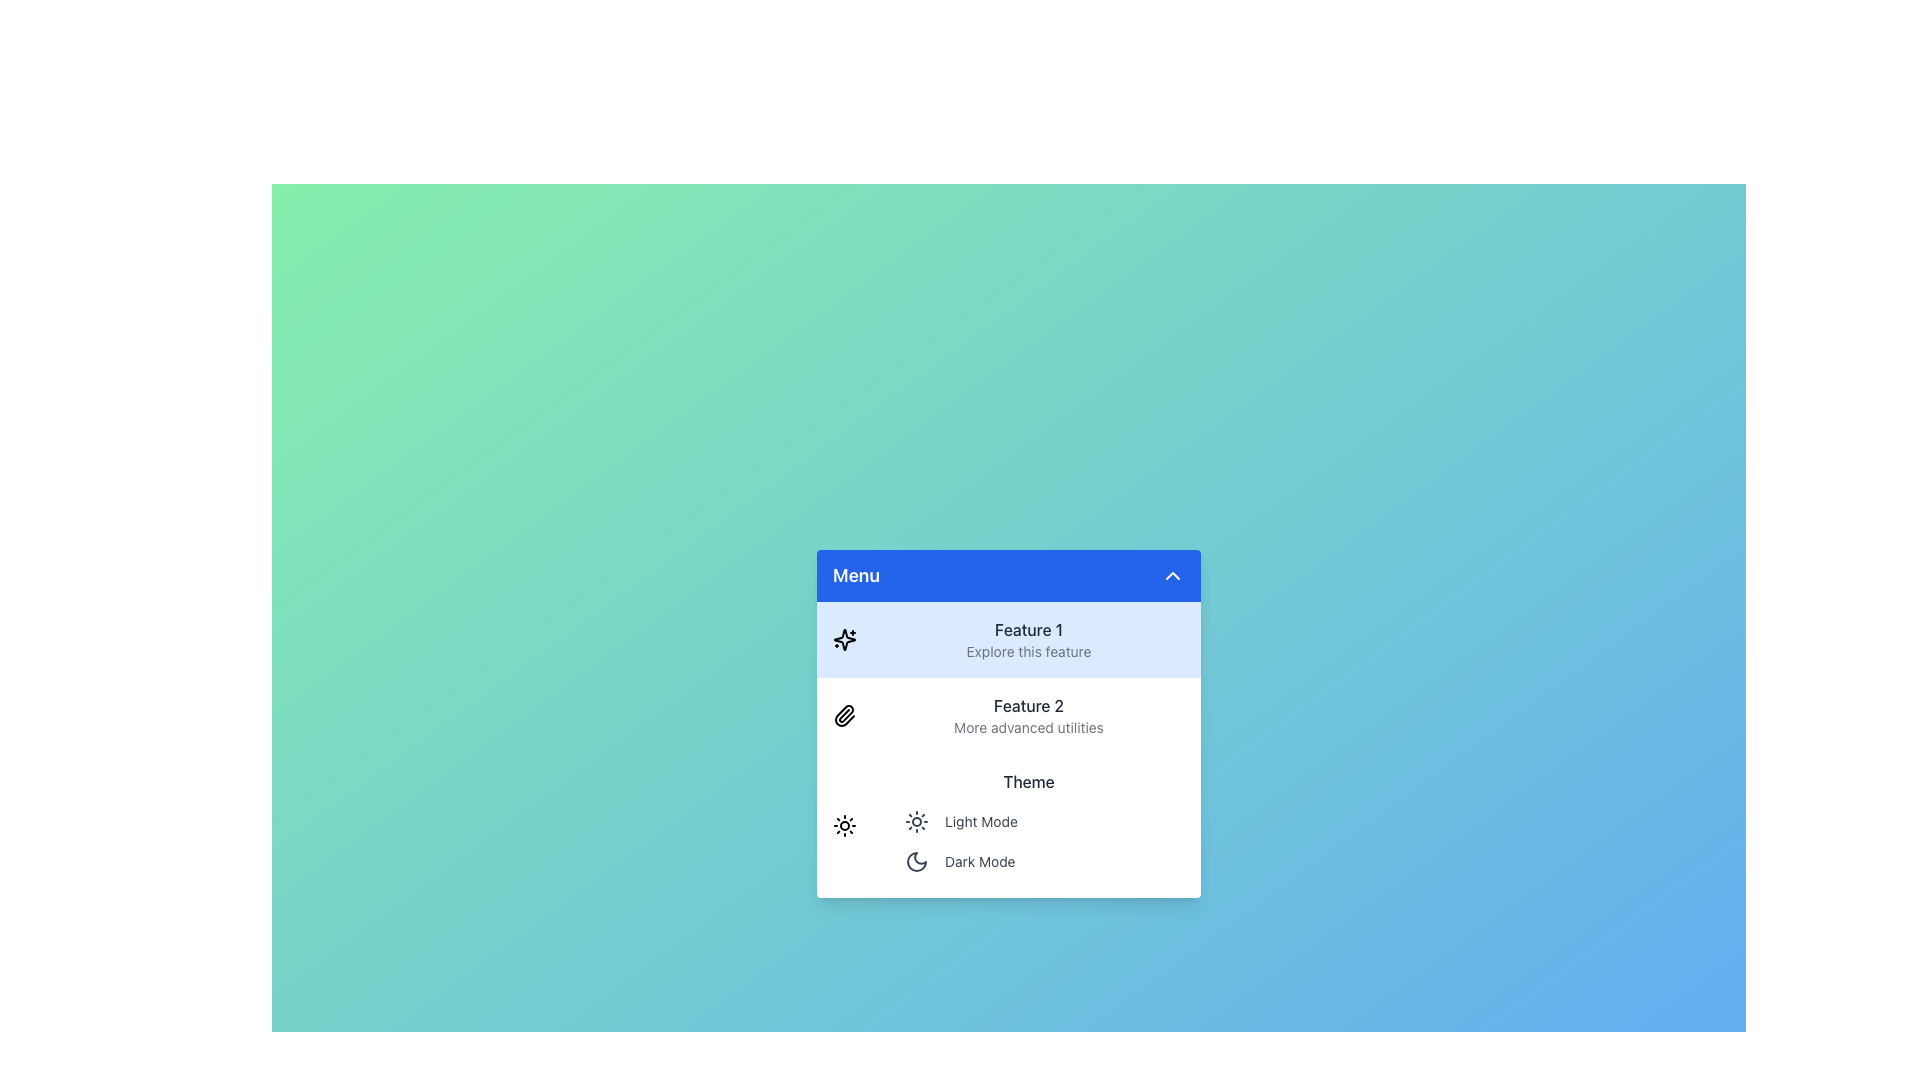 This screenshot has width=1920, height=1080. I want to click on the Text Label displaying 'Feature 2' in bold dark gray font, located in the dropdown menu above 'More advanced utilities.', so click(1028, 704).